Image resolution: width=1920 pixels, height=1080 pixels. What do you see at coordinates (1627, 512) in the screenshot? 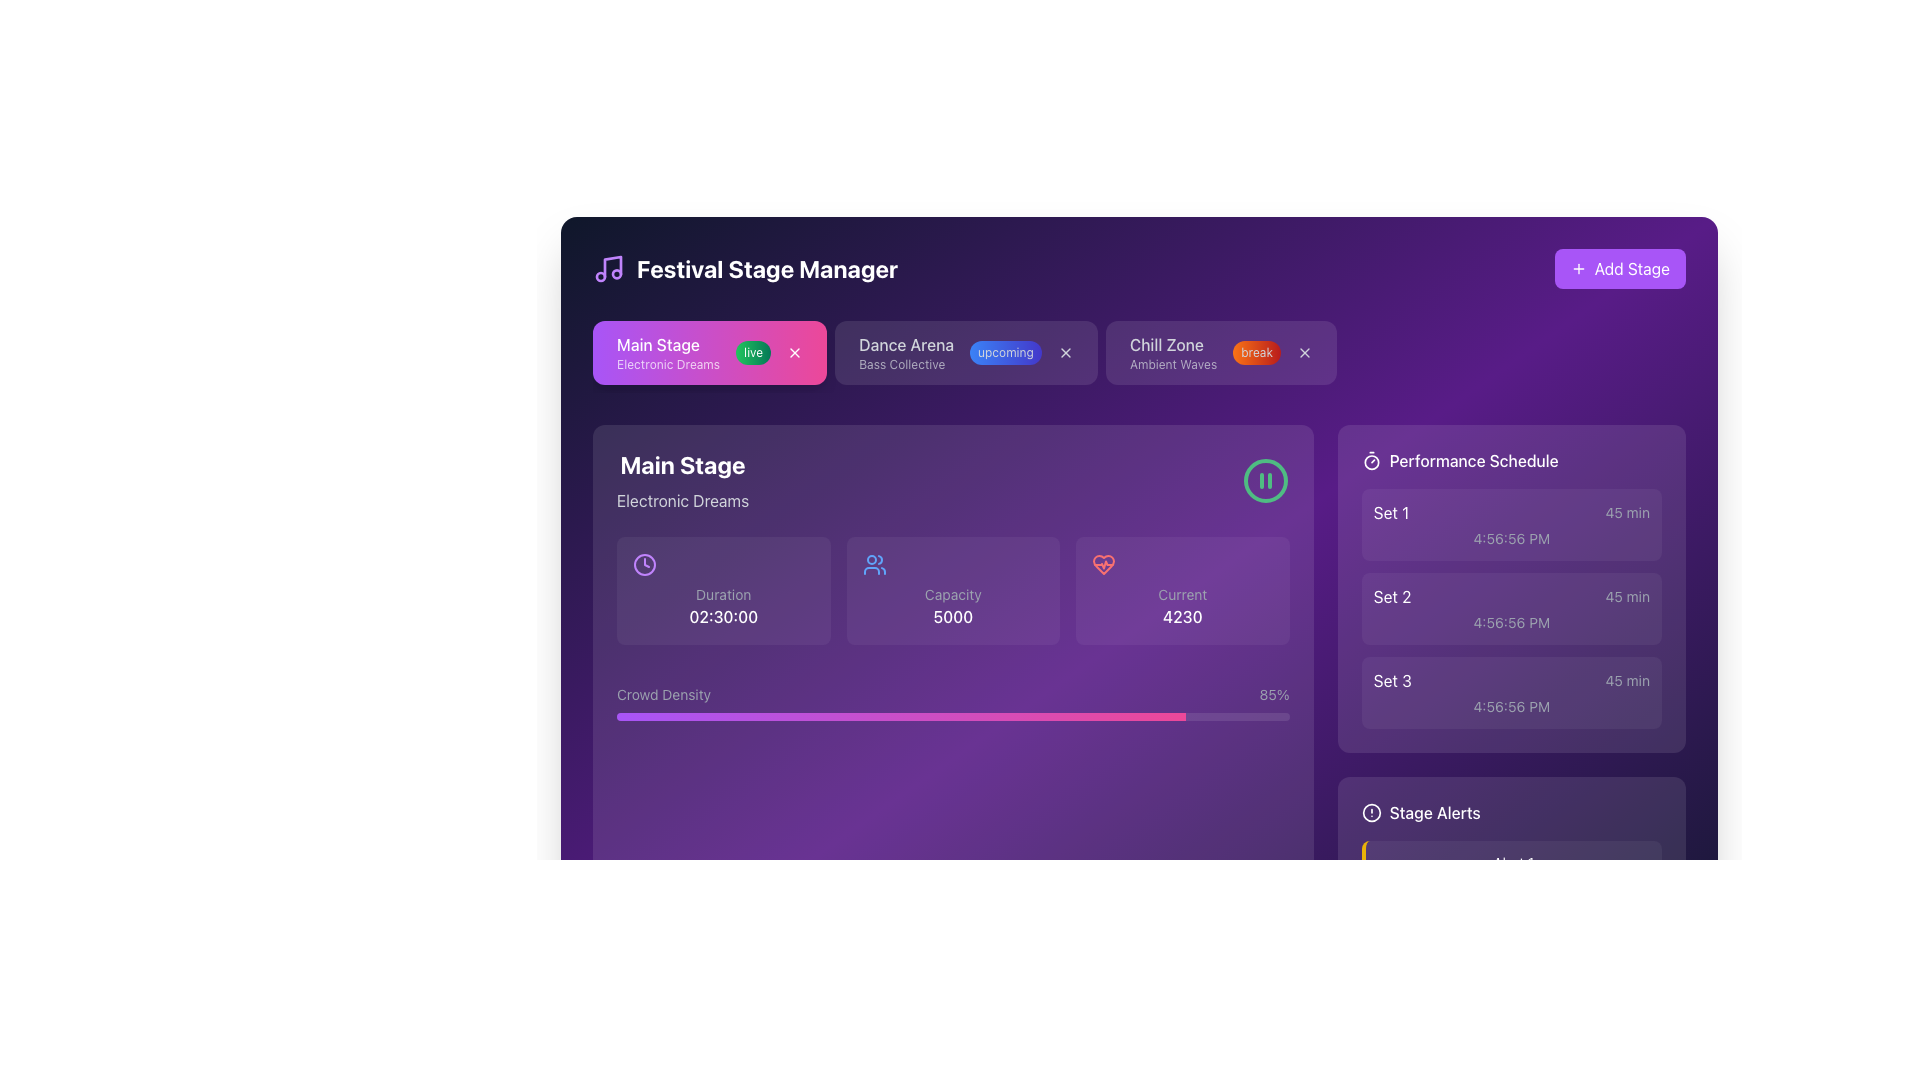
I see `the text label that indicates the duration of the performance 'Set 1', which is located on the far right side of the 'Set 1' card in the 'Performance Schedule' section` at bounding box center [1627, 512].